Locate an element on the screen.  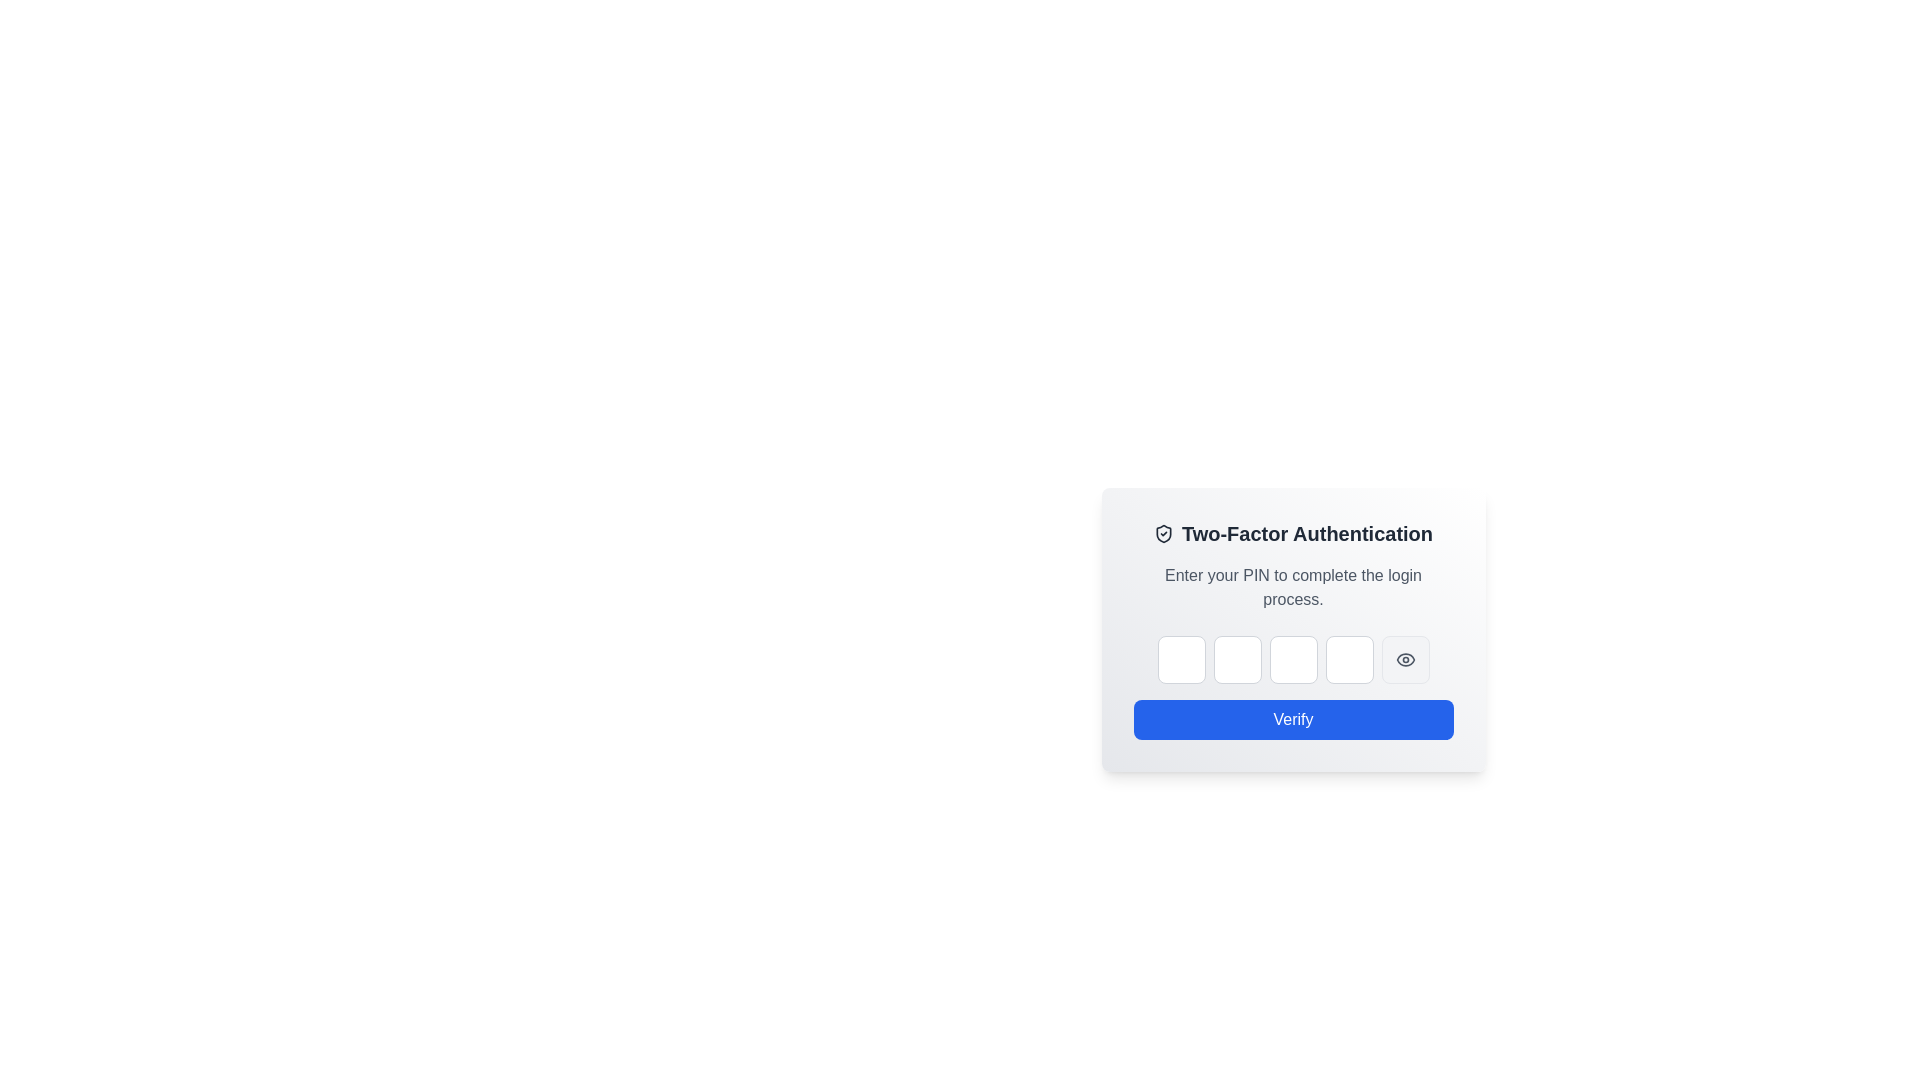
the shield-check icon located in the top-left region of the 'Two-Factor Authentication' dialog box is located at coordinates (1163, 532).